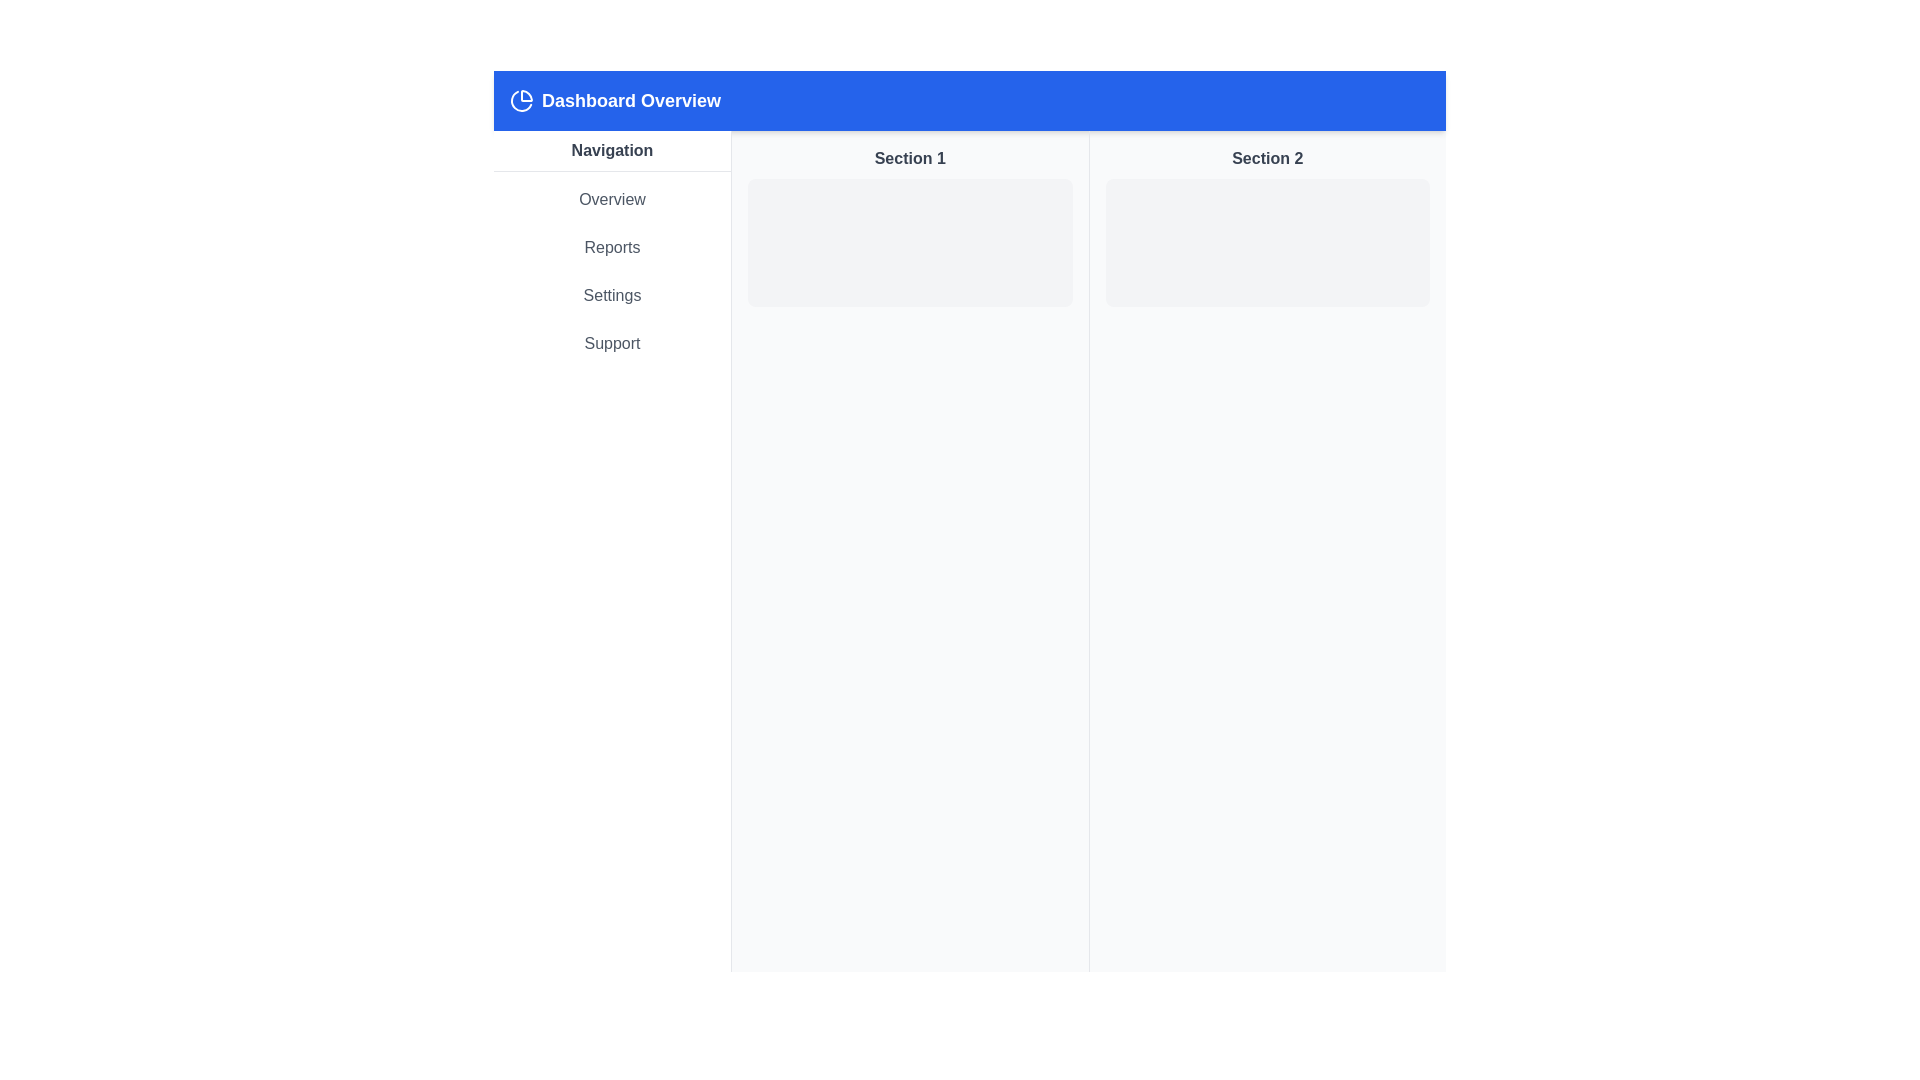  What do you see at coordinates (1266, 157) in the screenshot?
I see `the text label that serves as a title for the second section of the layout, located in the second column, directly below the blue header bar` at bounding box center [1266, 157].